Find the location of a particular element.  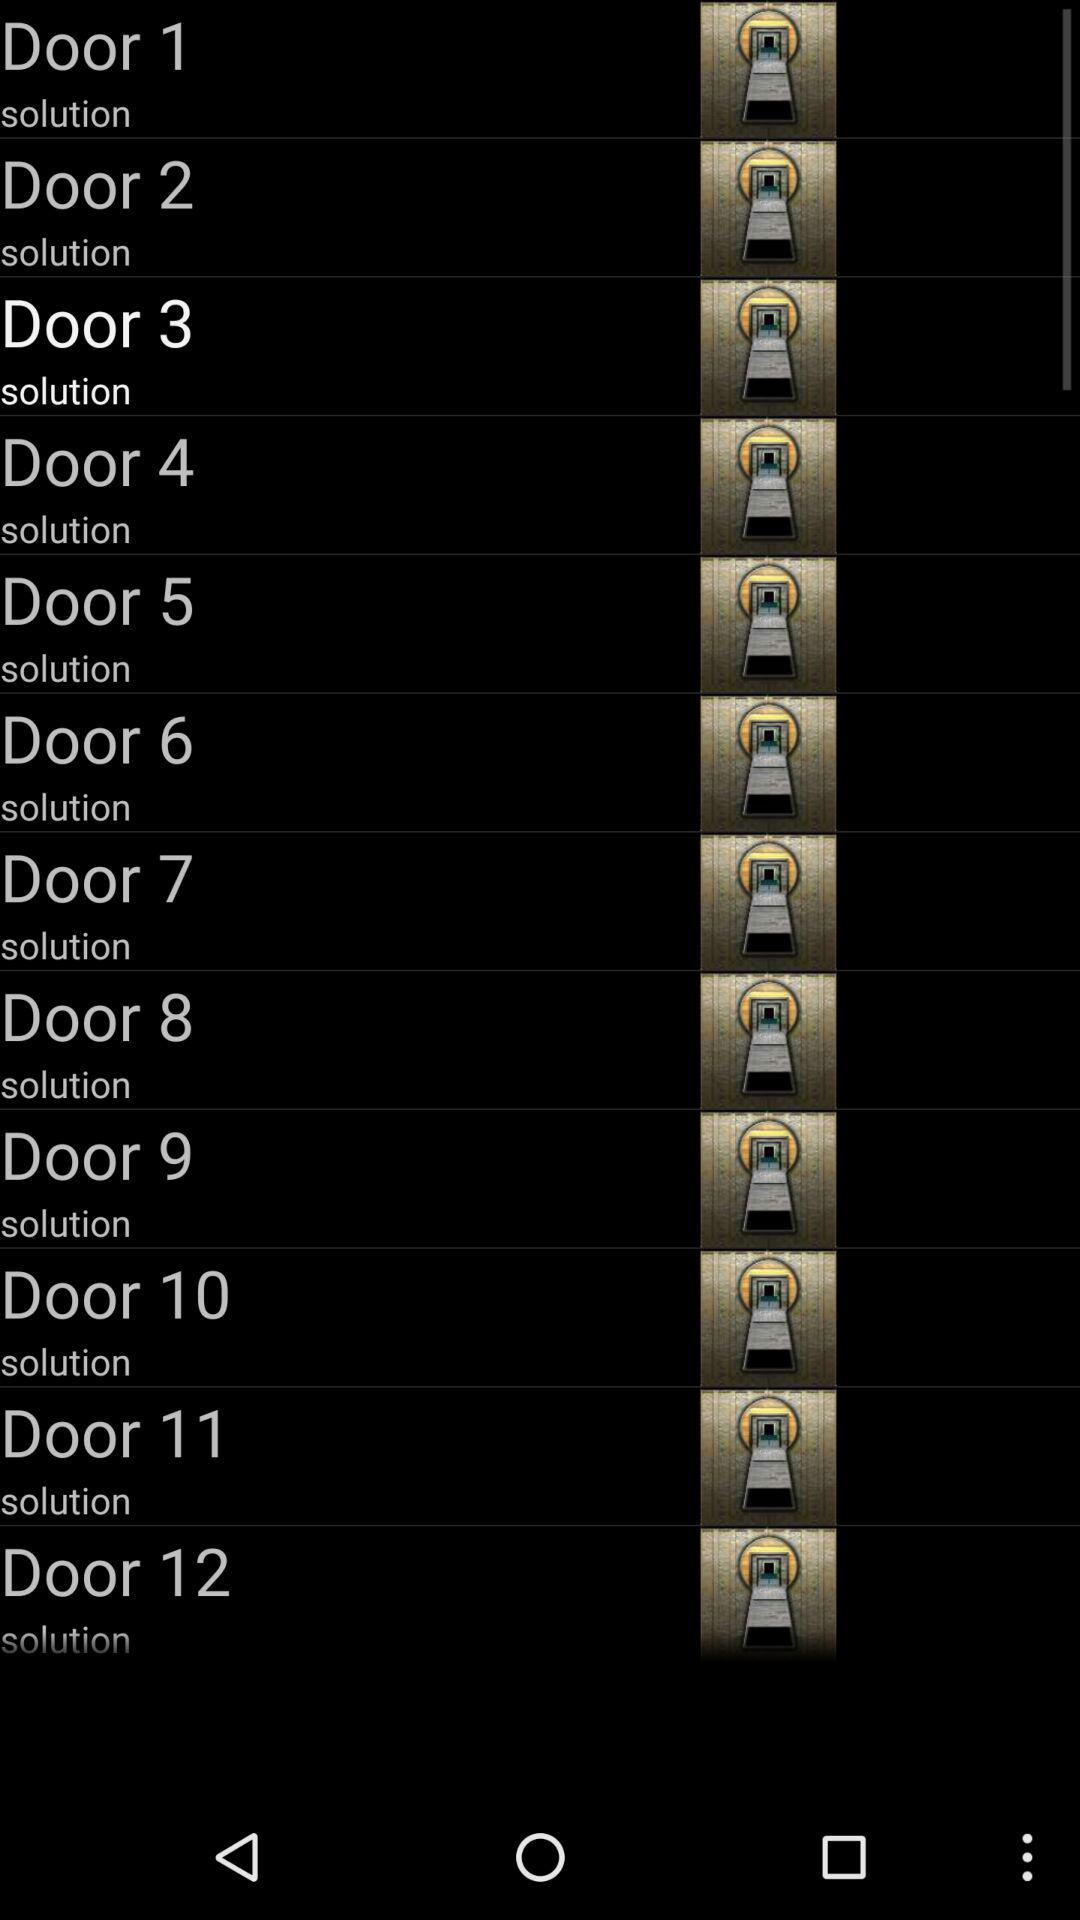

the door 1 icon is located at coordinates (346, 43).